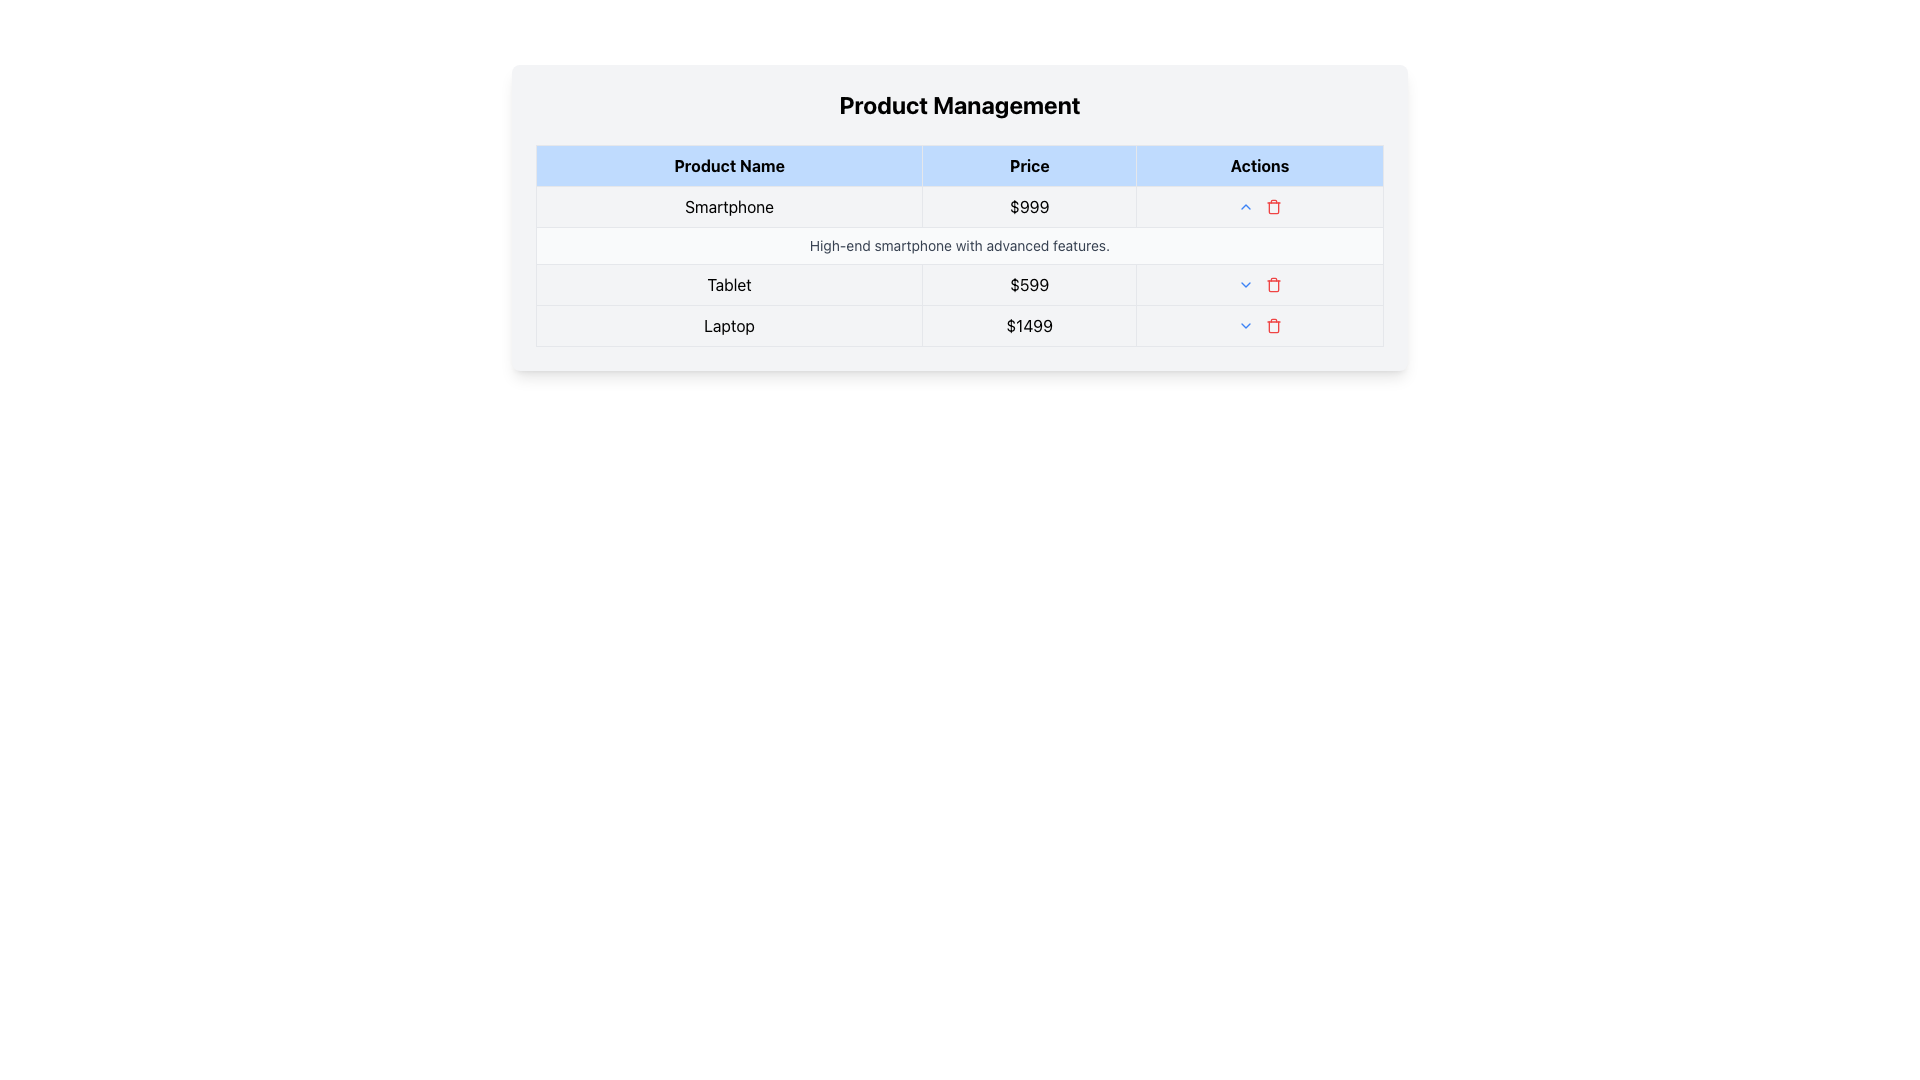 The image size is (1920, 1080). Describe the element at coordinates (1258, 207) in the screenshot. I see `the interactive buttons within the horizontally arranged Button Group located in the first row of the table under the 'Actions' column` at that location.